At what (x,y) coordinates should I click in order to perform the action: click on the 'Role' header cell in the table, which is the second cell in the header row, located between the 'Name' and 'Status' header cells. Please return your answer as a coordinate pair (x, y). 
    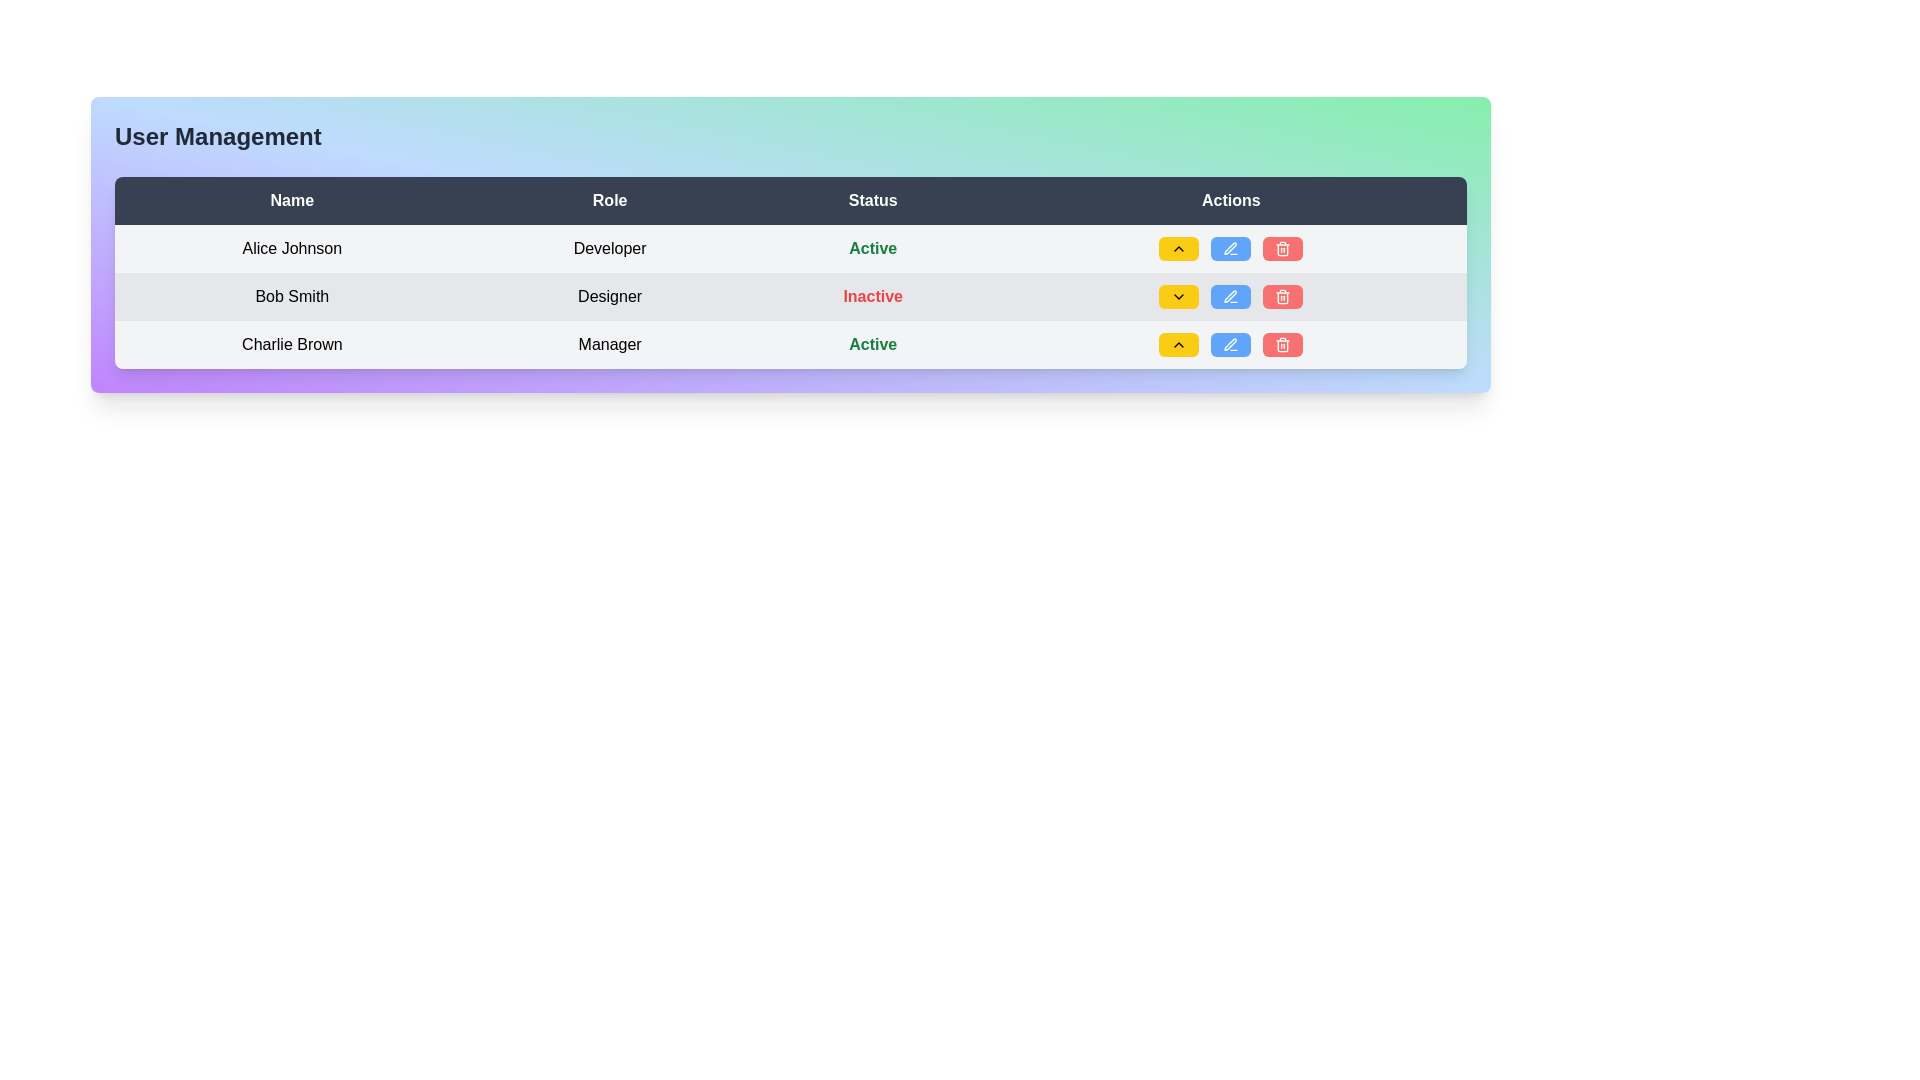
    Looking at the image, I should click on (609, 200).